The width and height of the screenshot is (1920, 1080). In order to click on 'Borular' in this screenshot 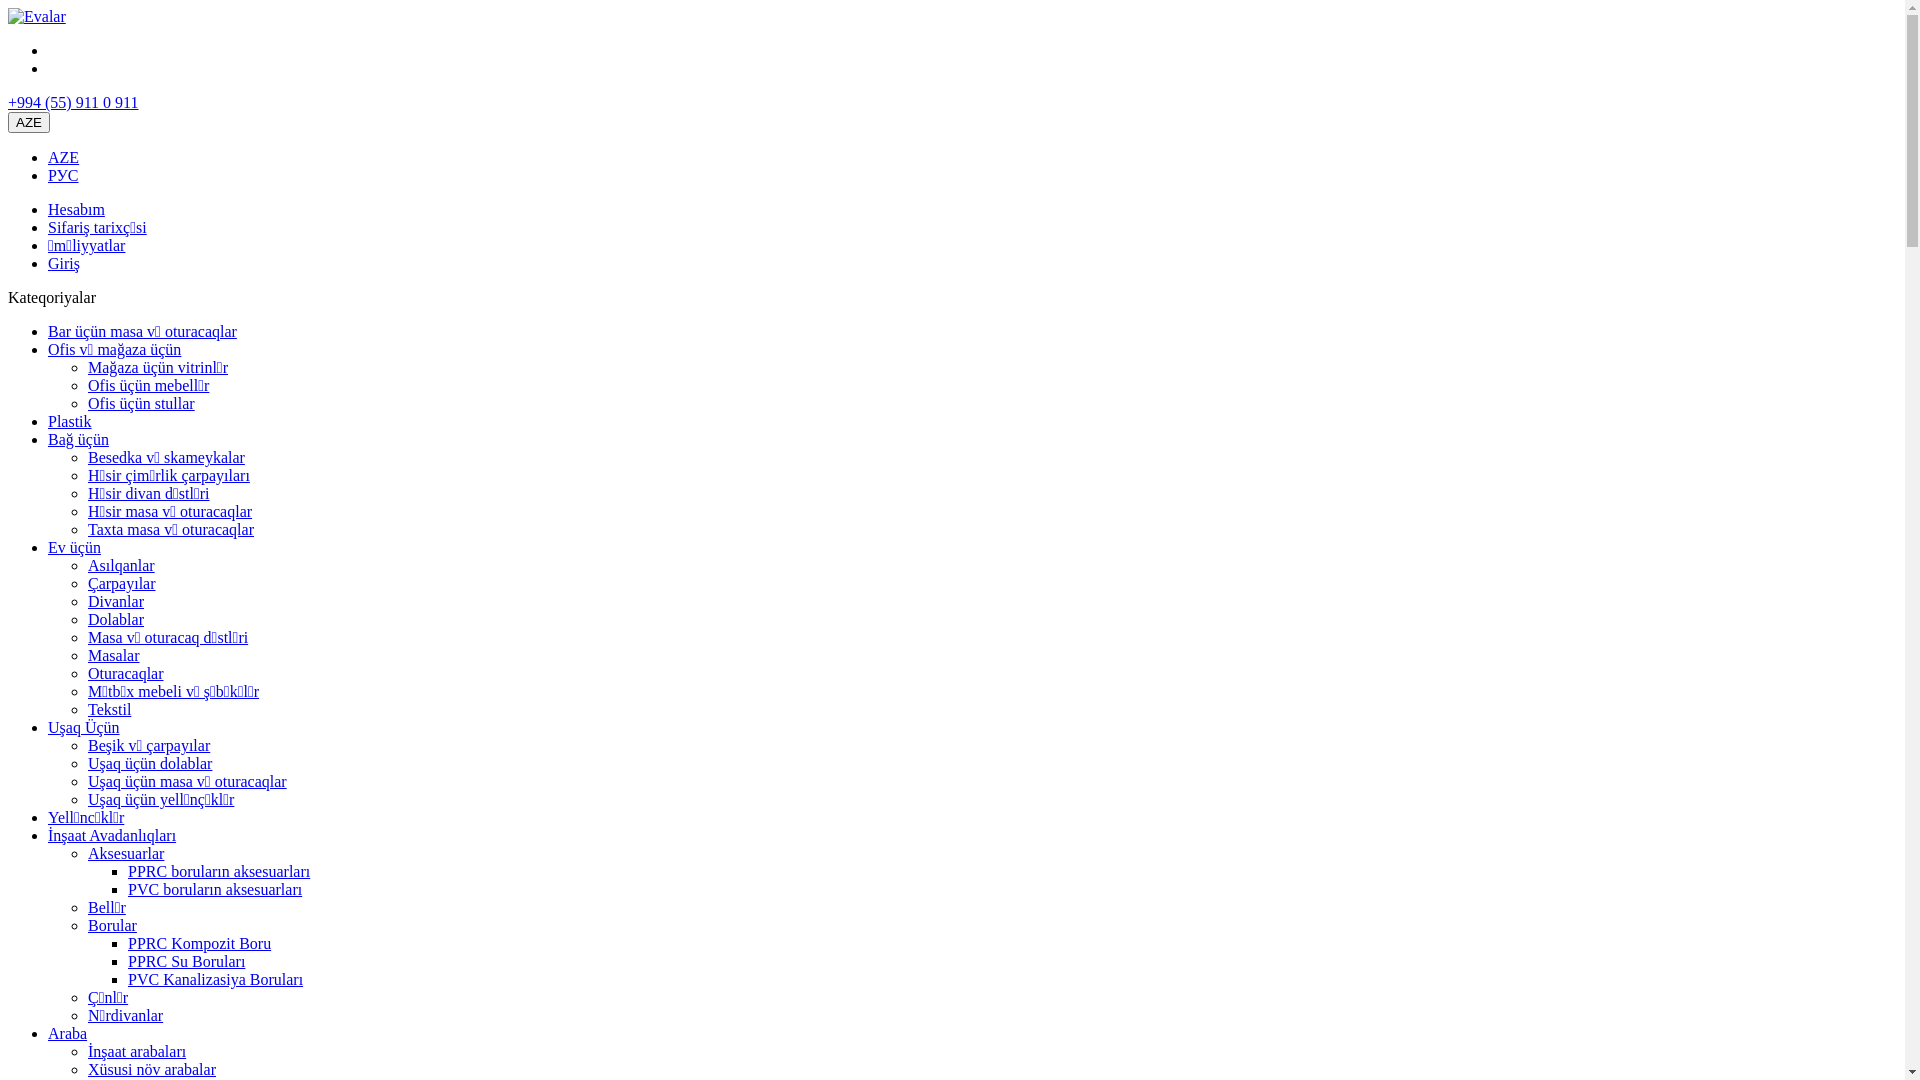, I will do `click(86, 925)`.